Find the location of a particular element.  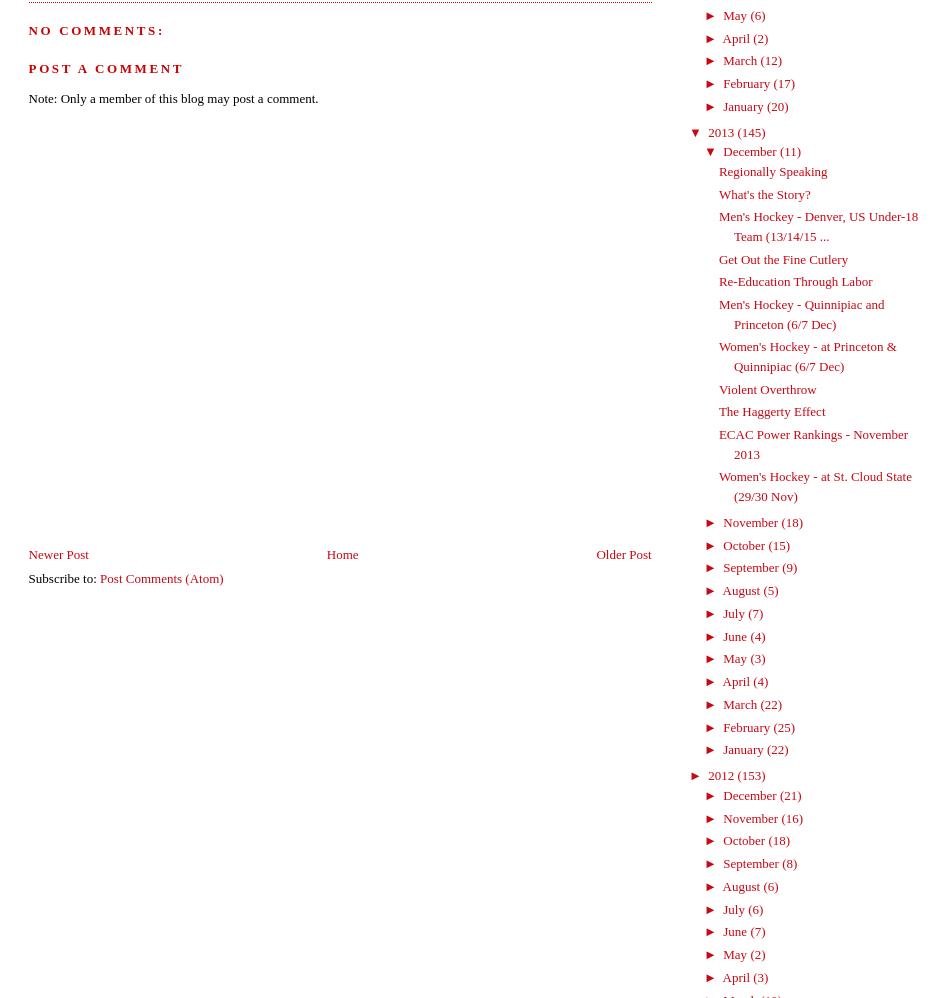

'Men's Hockey - Quinnipiac and Princeton (6/7 Dec)' is located at coordinates (800, 313).